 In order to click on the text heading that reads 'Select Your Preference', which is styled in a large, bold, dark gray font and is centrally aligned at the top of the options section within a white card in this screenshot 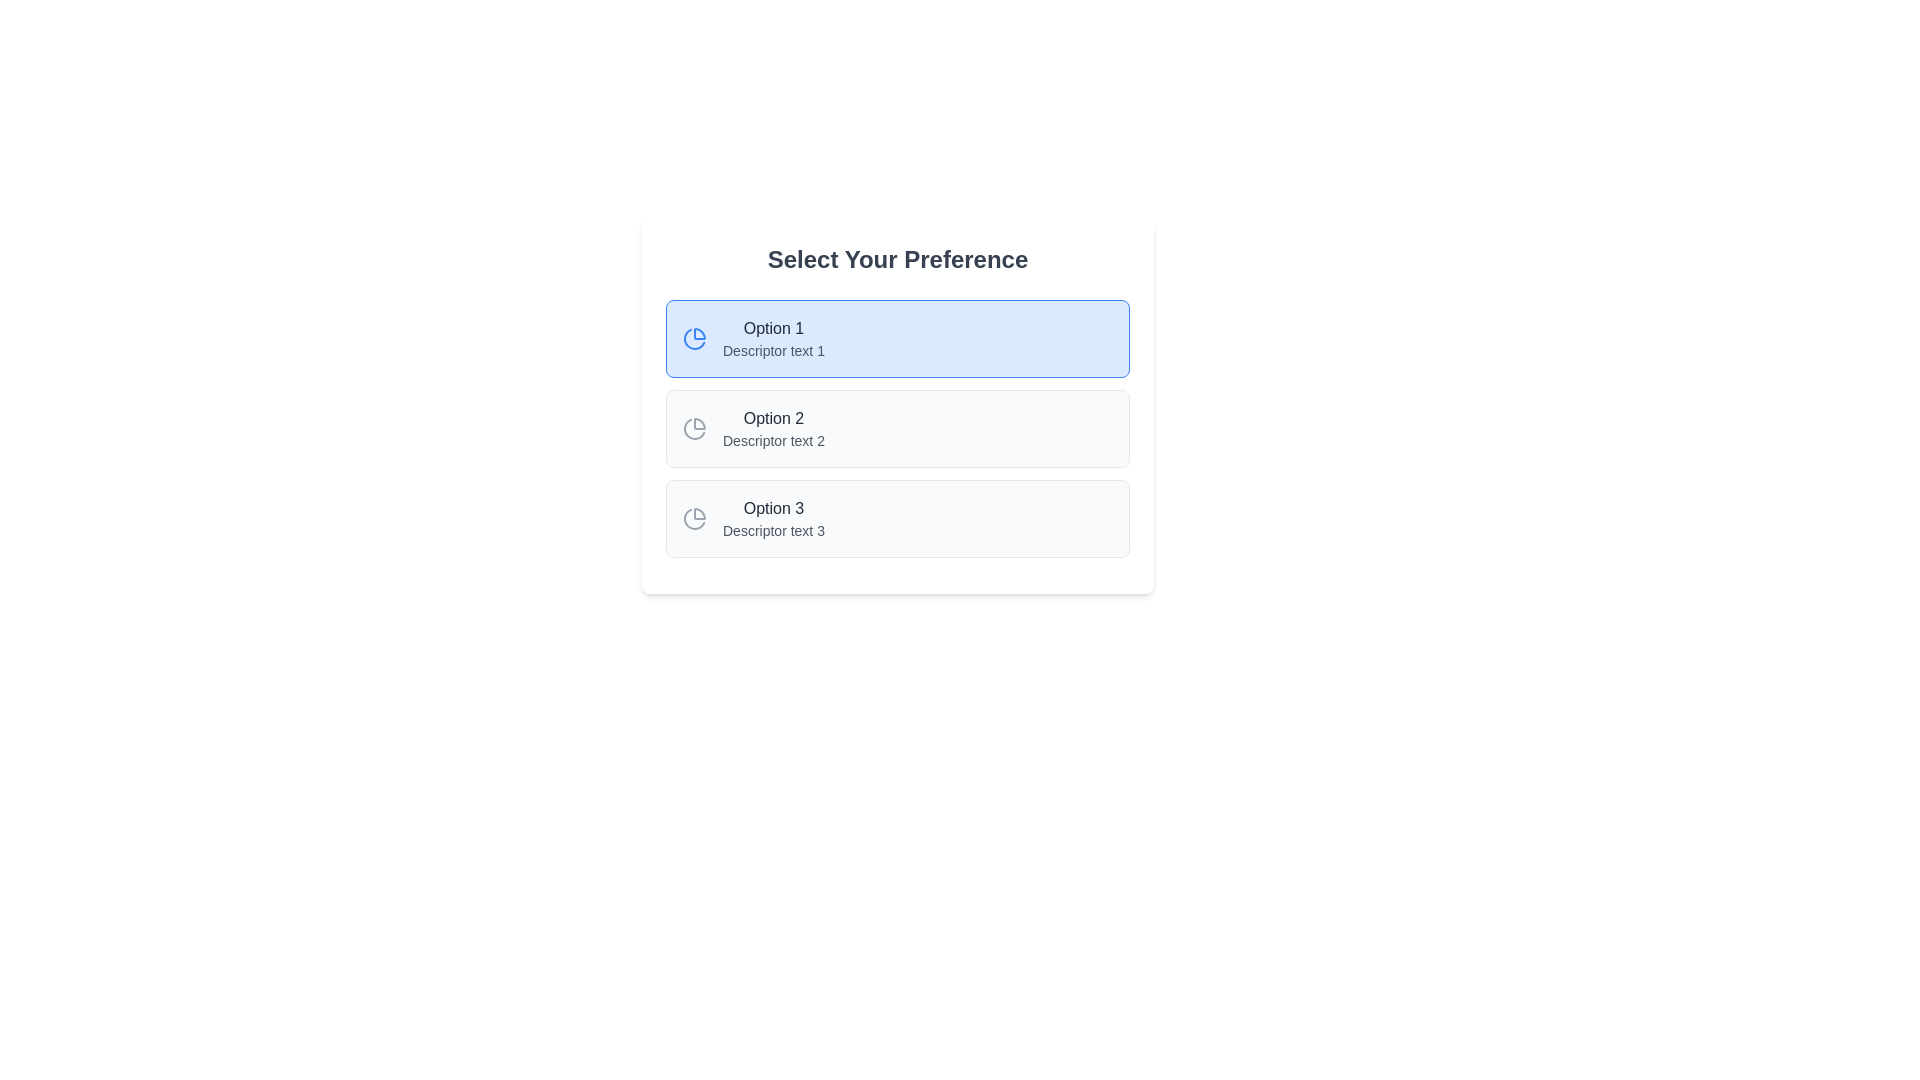, I will do `click(896, 258)`.